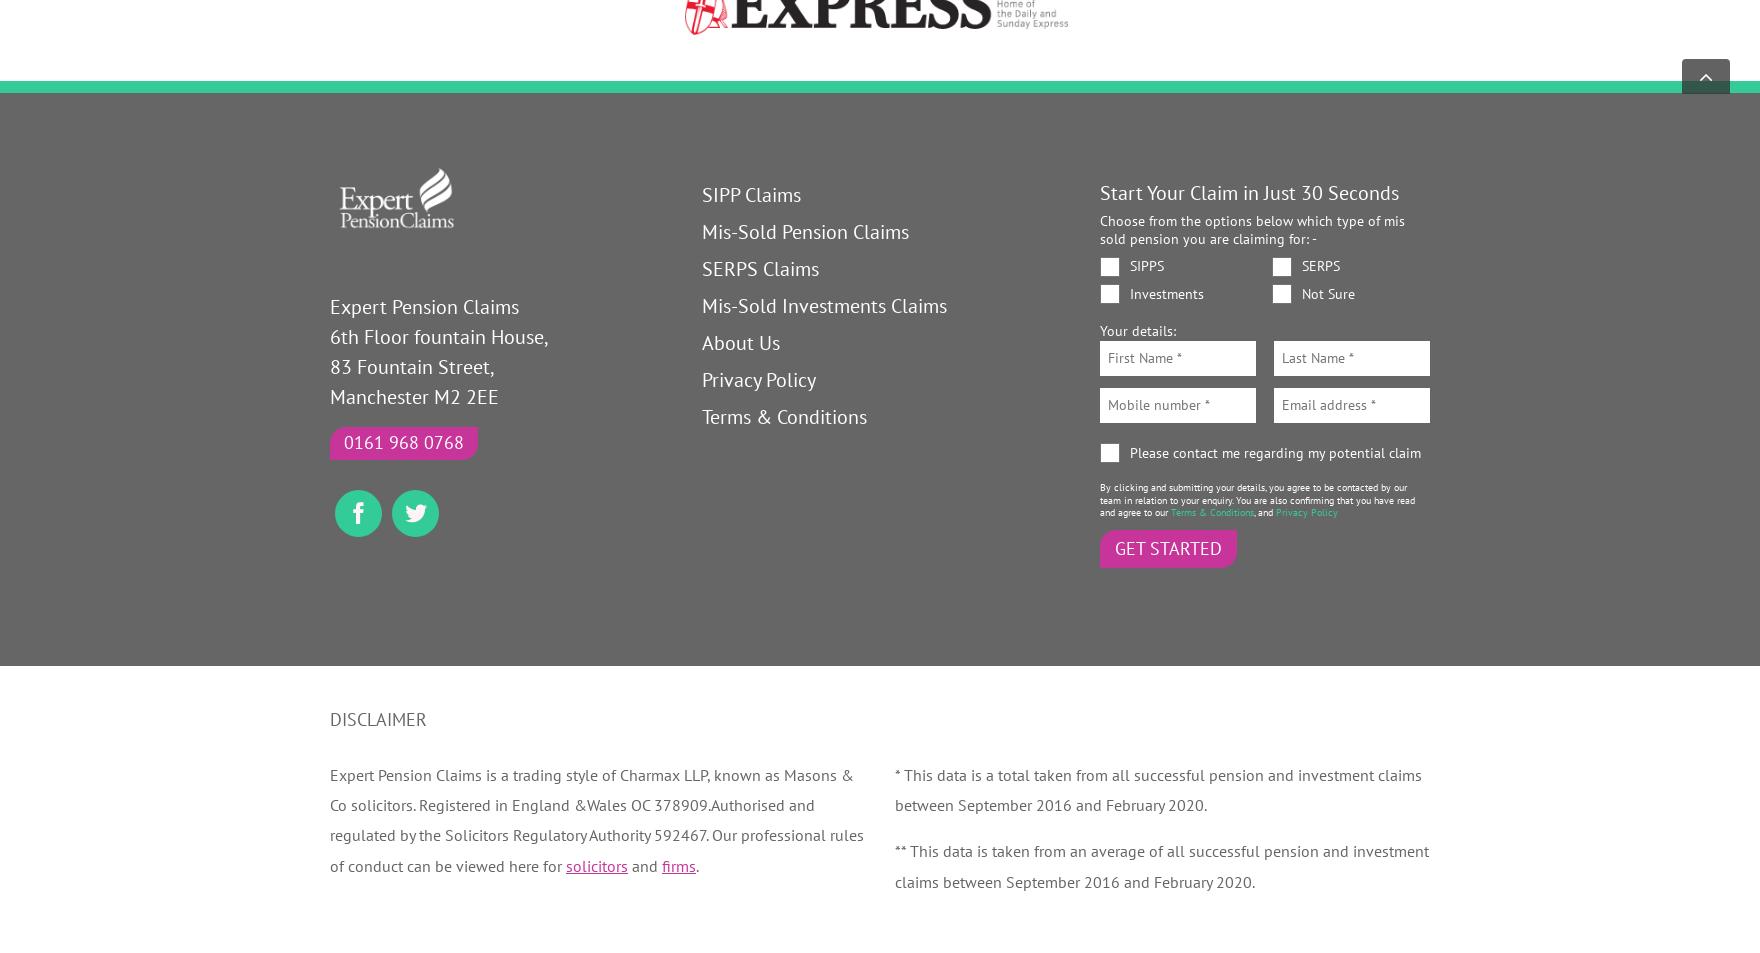 This screenshot has width=1760, height=953. Describe the element at coordinates (1327, 292) in the screenshot. I see `'Not Sure'` at that location.